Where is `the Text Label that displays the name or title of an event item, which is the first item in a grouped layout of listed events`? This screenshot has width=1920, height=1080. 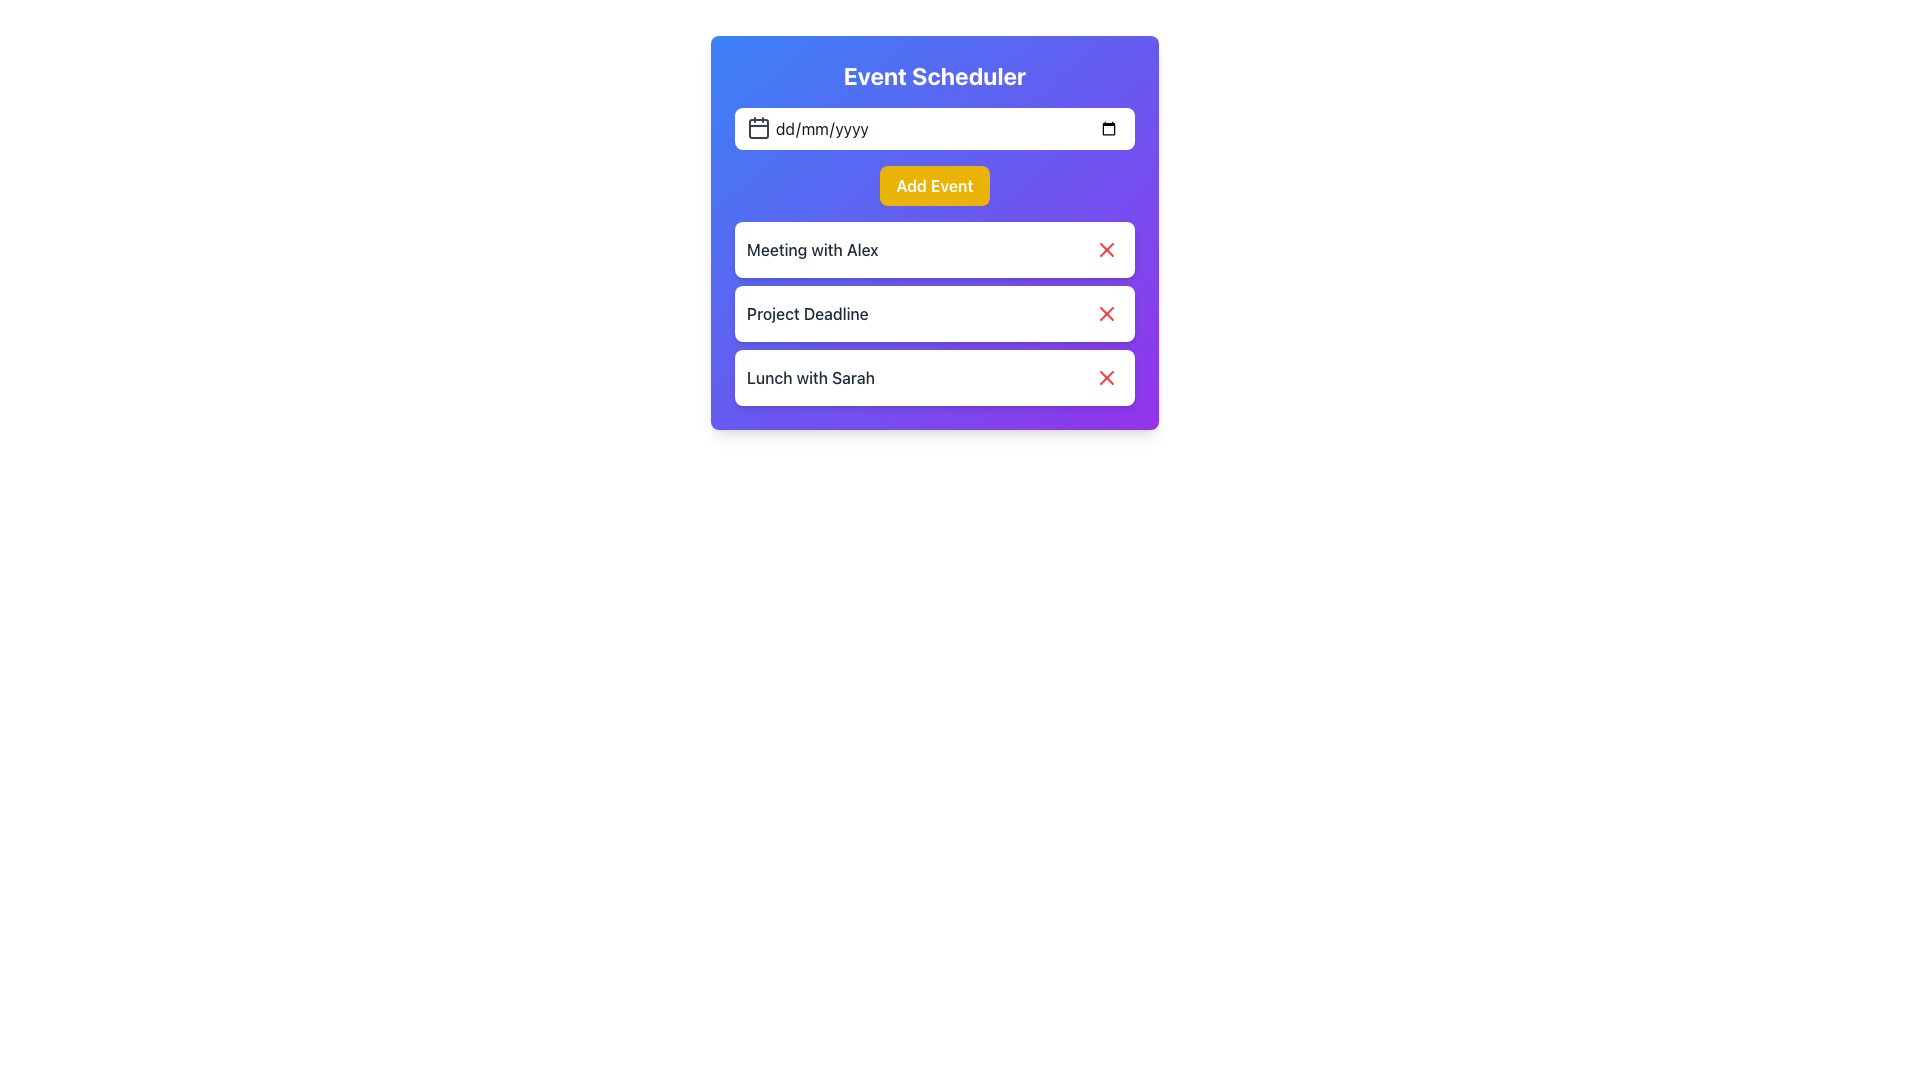 the Text Label that displays the name or title of an event item, which is the first item in a grouped layout of listed events is located at coordinates (812, 249).